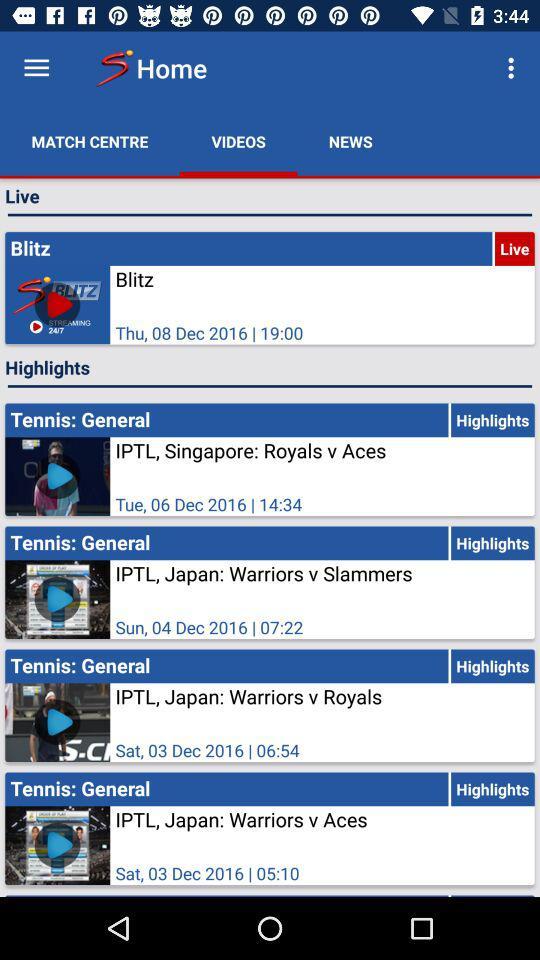  What do you see at coordinates (238, 140) in the screenshot?
I see `item next to the news icon` at bounding box center [238, 140].